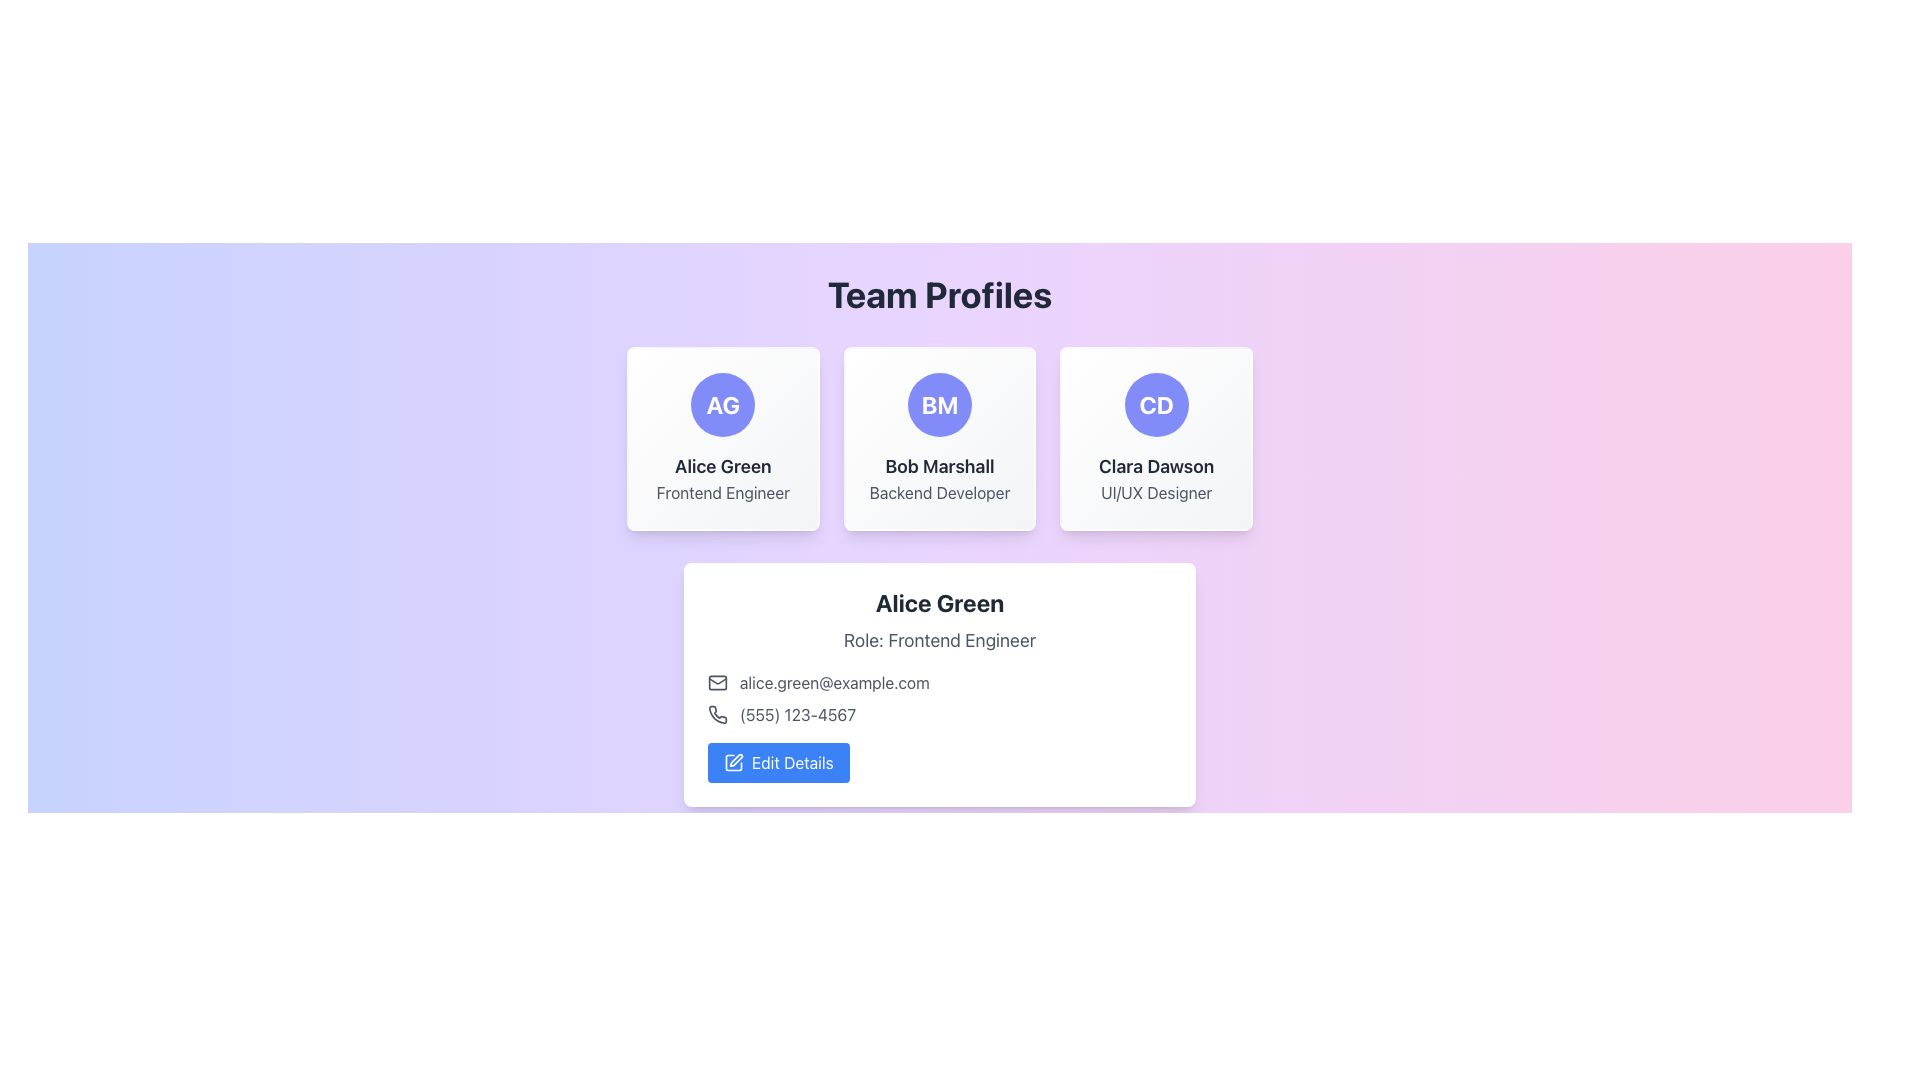 The height and width of the screenshot is (1080, 1920). What do you see at coordinates (733, 763) in the screenshot?
I see `the pen icon located to the left of the 'Edit Details' button at the bottom of Alice Green's profile card to initiate the editing function` at bounding box center [733, 763].